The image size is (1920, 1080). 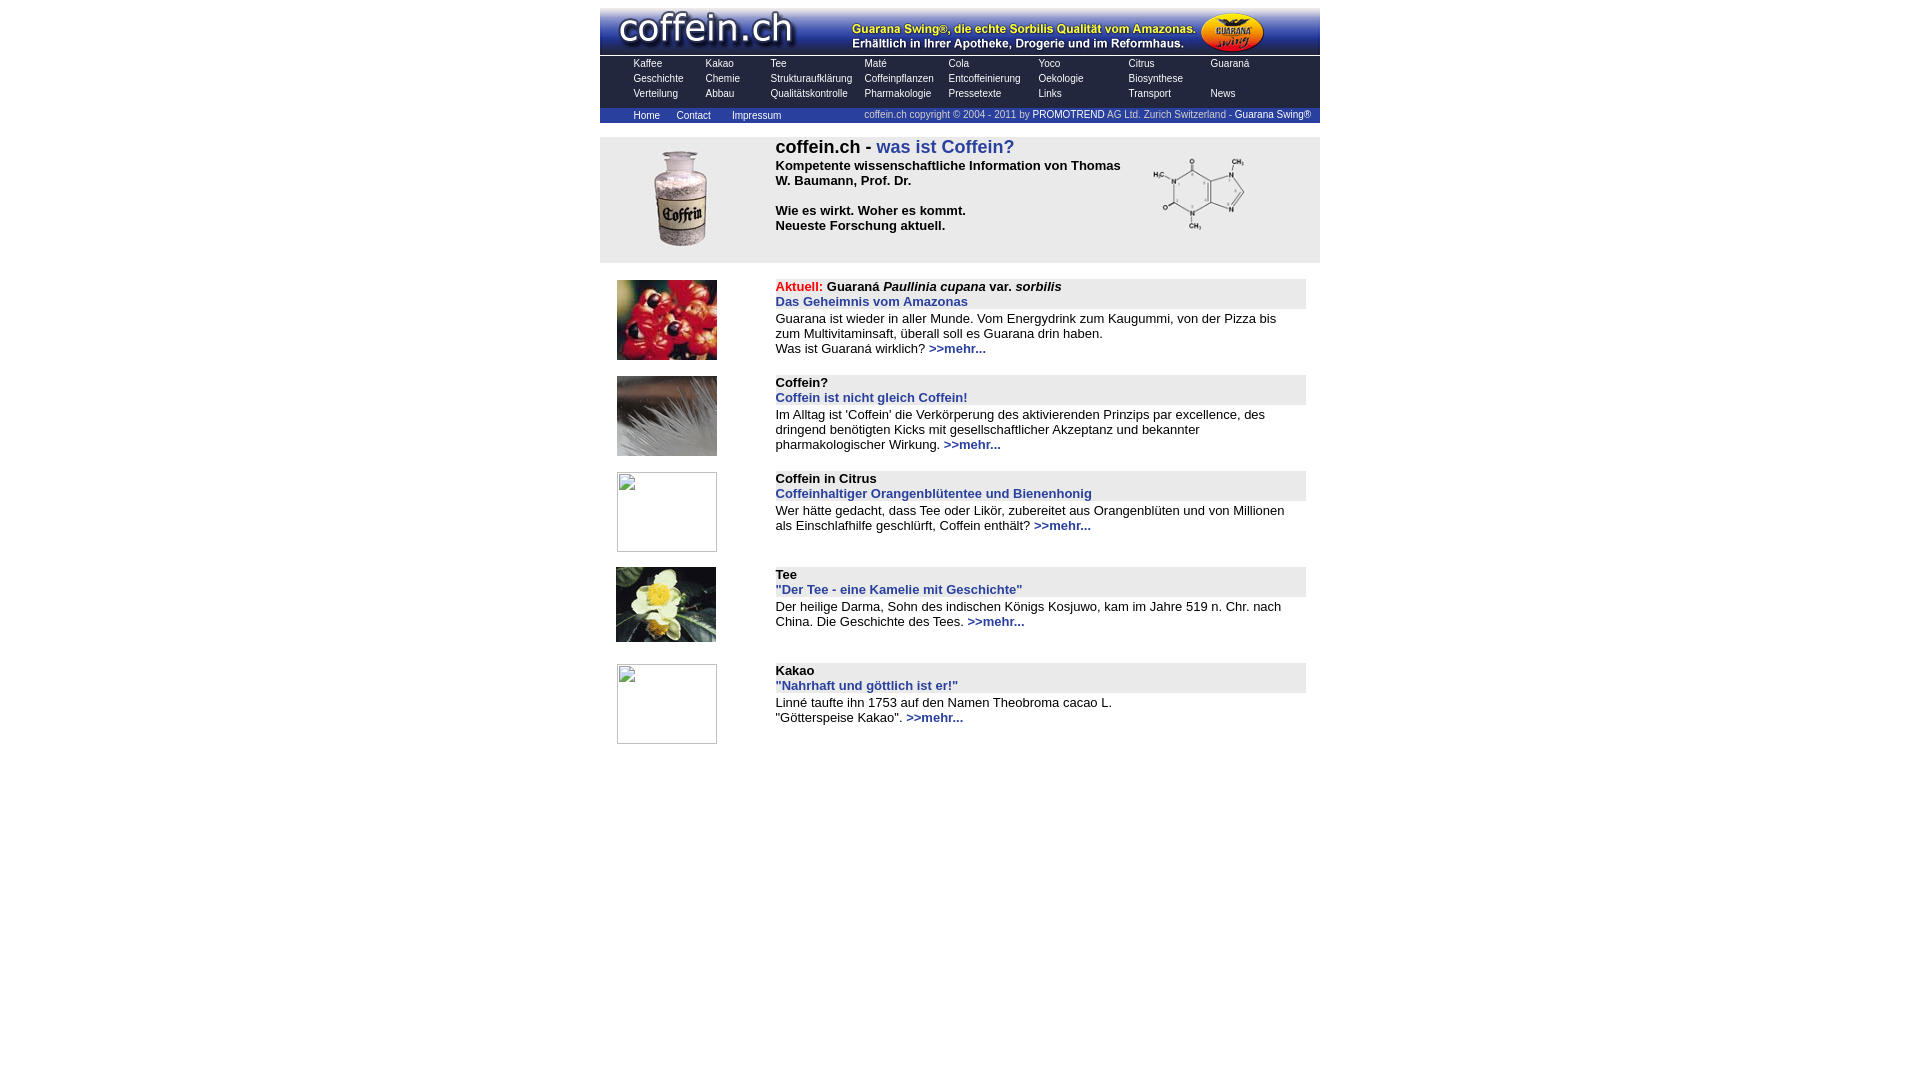 I want to click on '>>mehr...', so click(x=928, y=347).